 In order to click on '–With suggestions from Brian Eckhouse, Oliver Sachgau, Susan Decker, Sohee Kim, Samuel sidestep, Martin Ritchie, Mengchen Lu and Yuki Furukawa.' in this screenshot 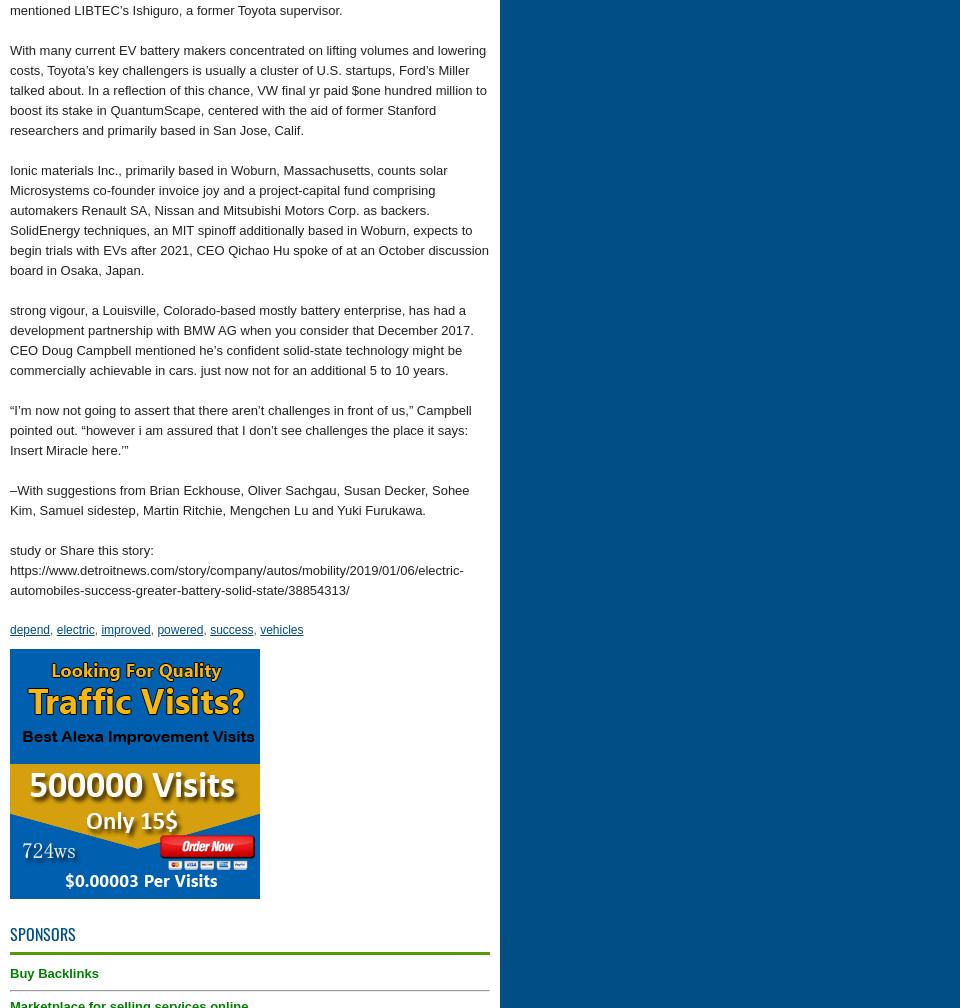, I will do `click(8, 500)`.